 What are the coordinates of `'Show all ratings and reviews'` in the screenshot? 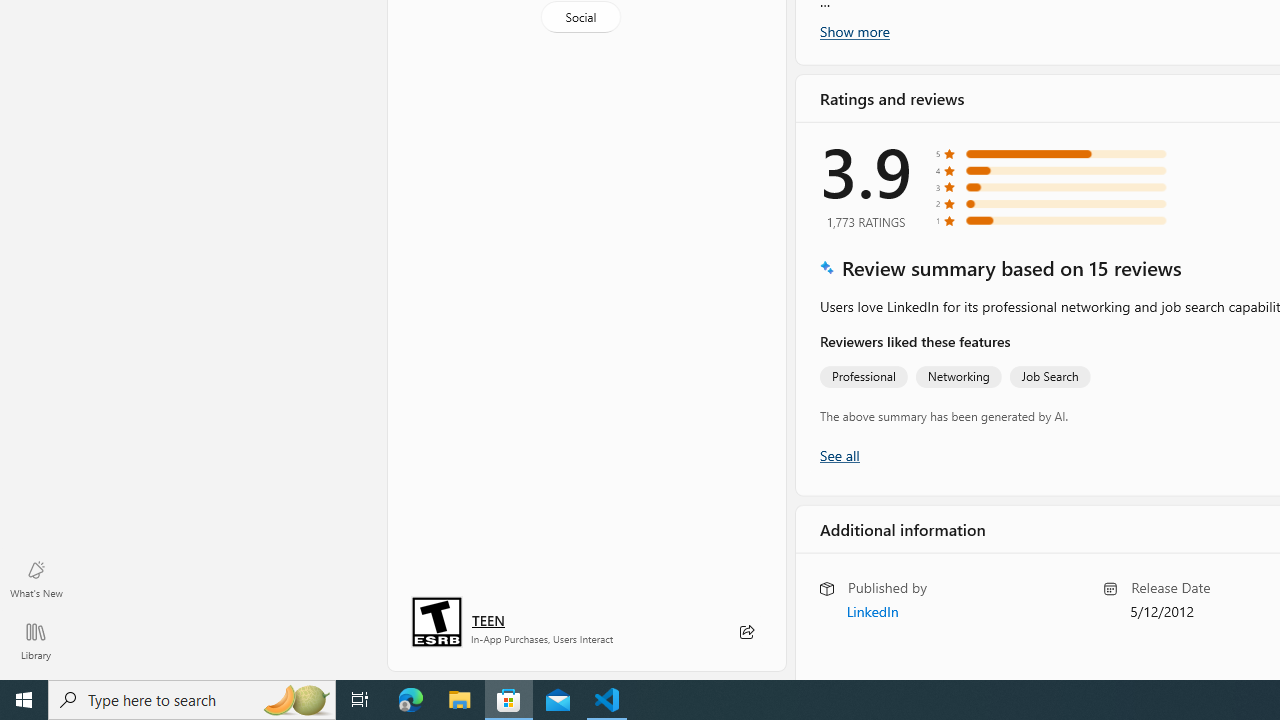 It's located at (839, 454).